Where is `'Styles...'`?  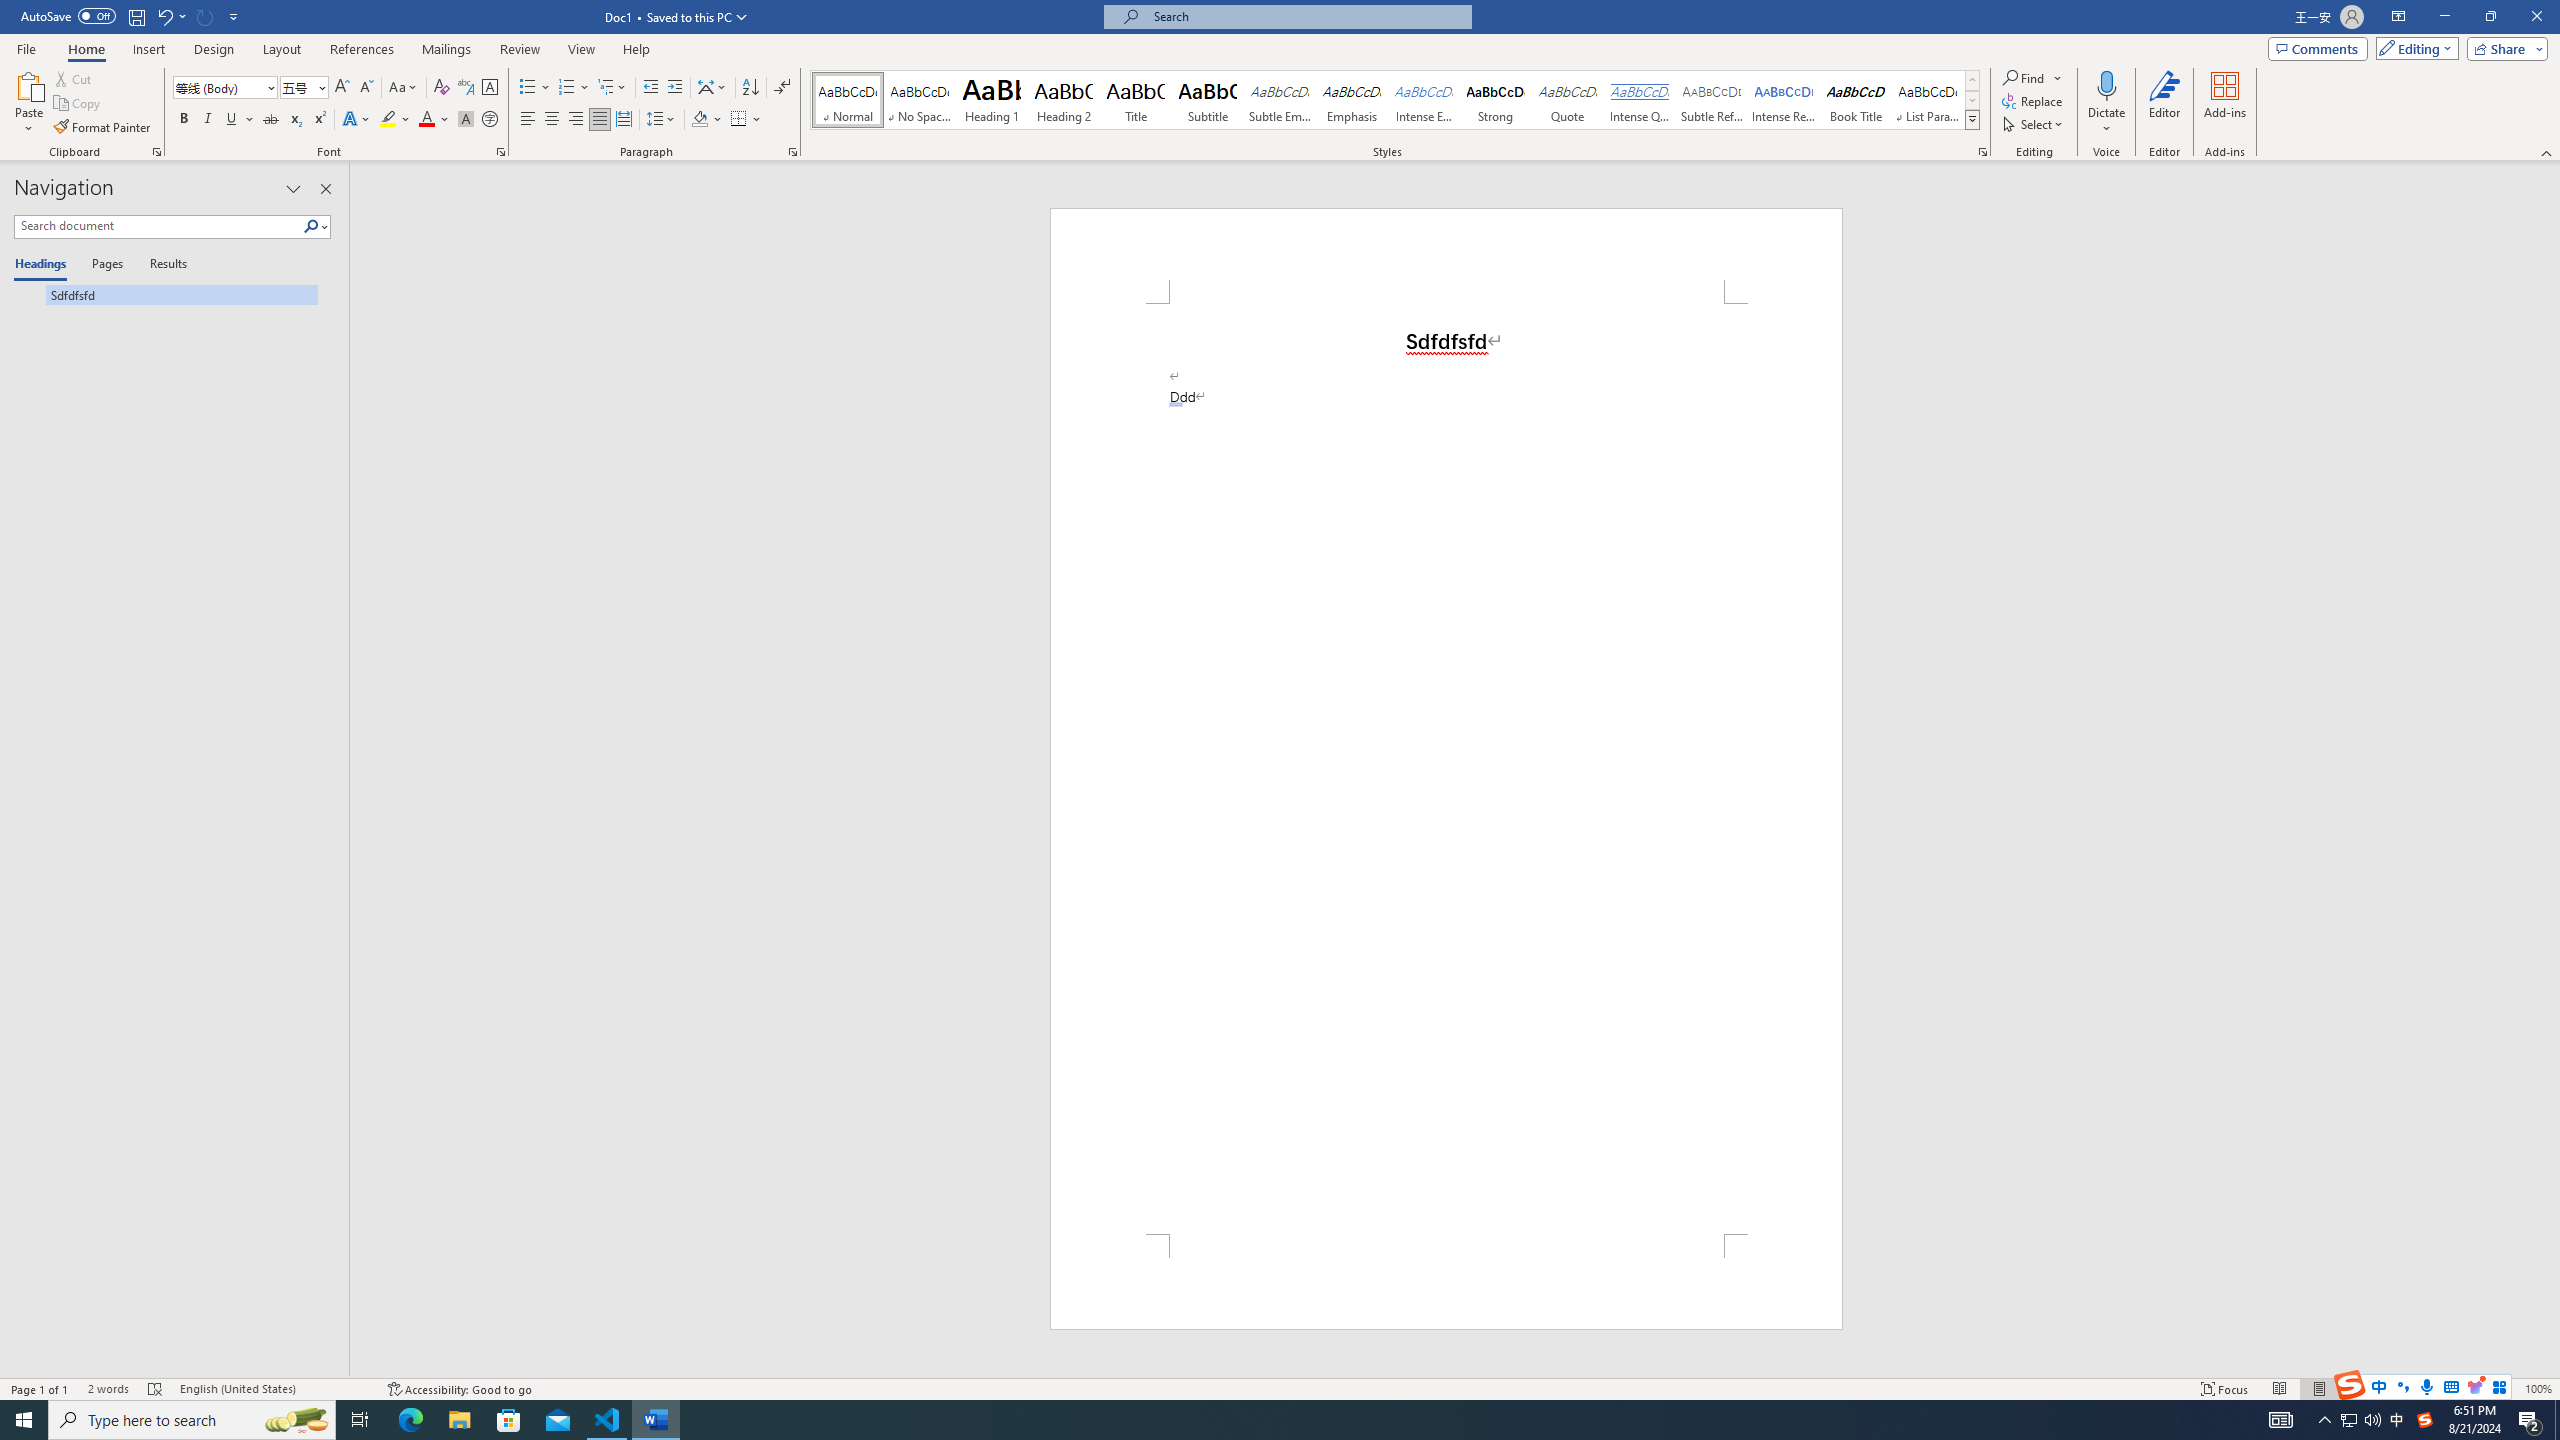
'Styles...' is located at coordinates (1981, 150).